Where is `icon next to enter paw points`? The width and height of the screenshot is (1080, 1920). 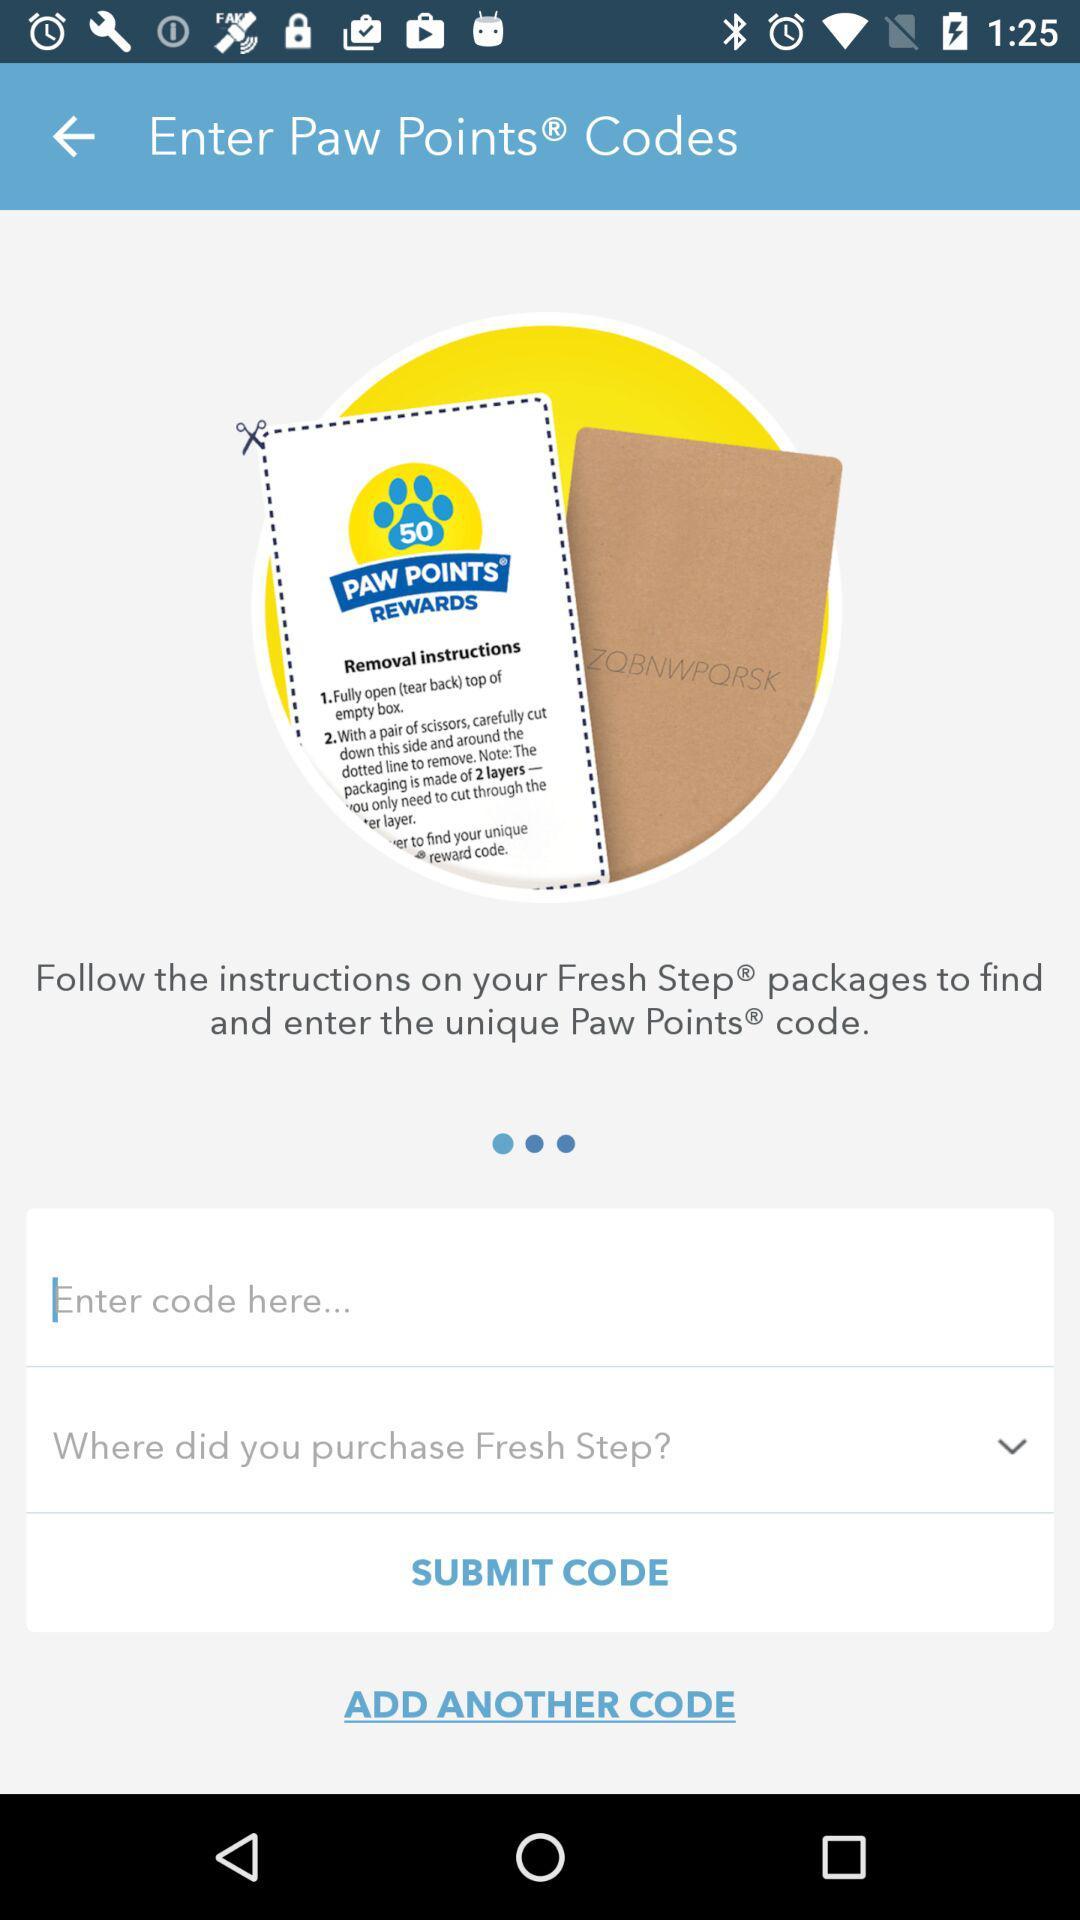
icon next to enter paw points is located at coordinates (72, 135).